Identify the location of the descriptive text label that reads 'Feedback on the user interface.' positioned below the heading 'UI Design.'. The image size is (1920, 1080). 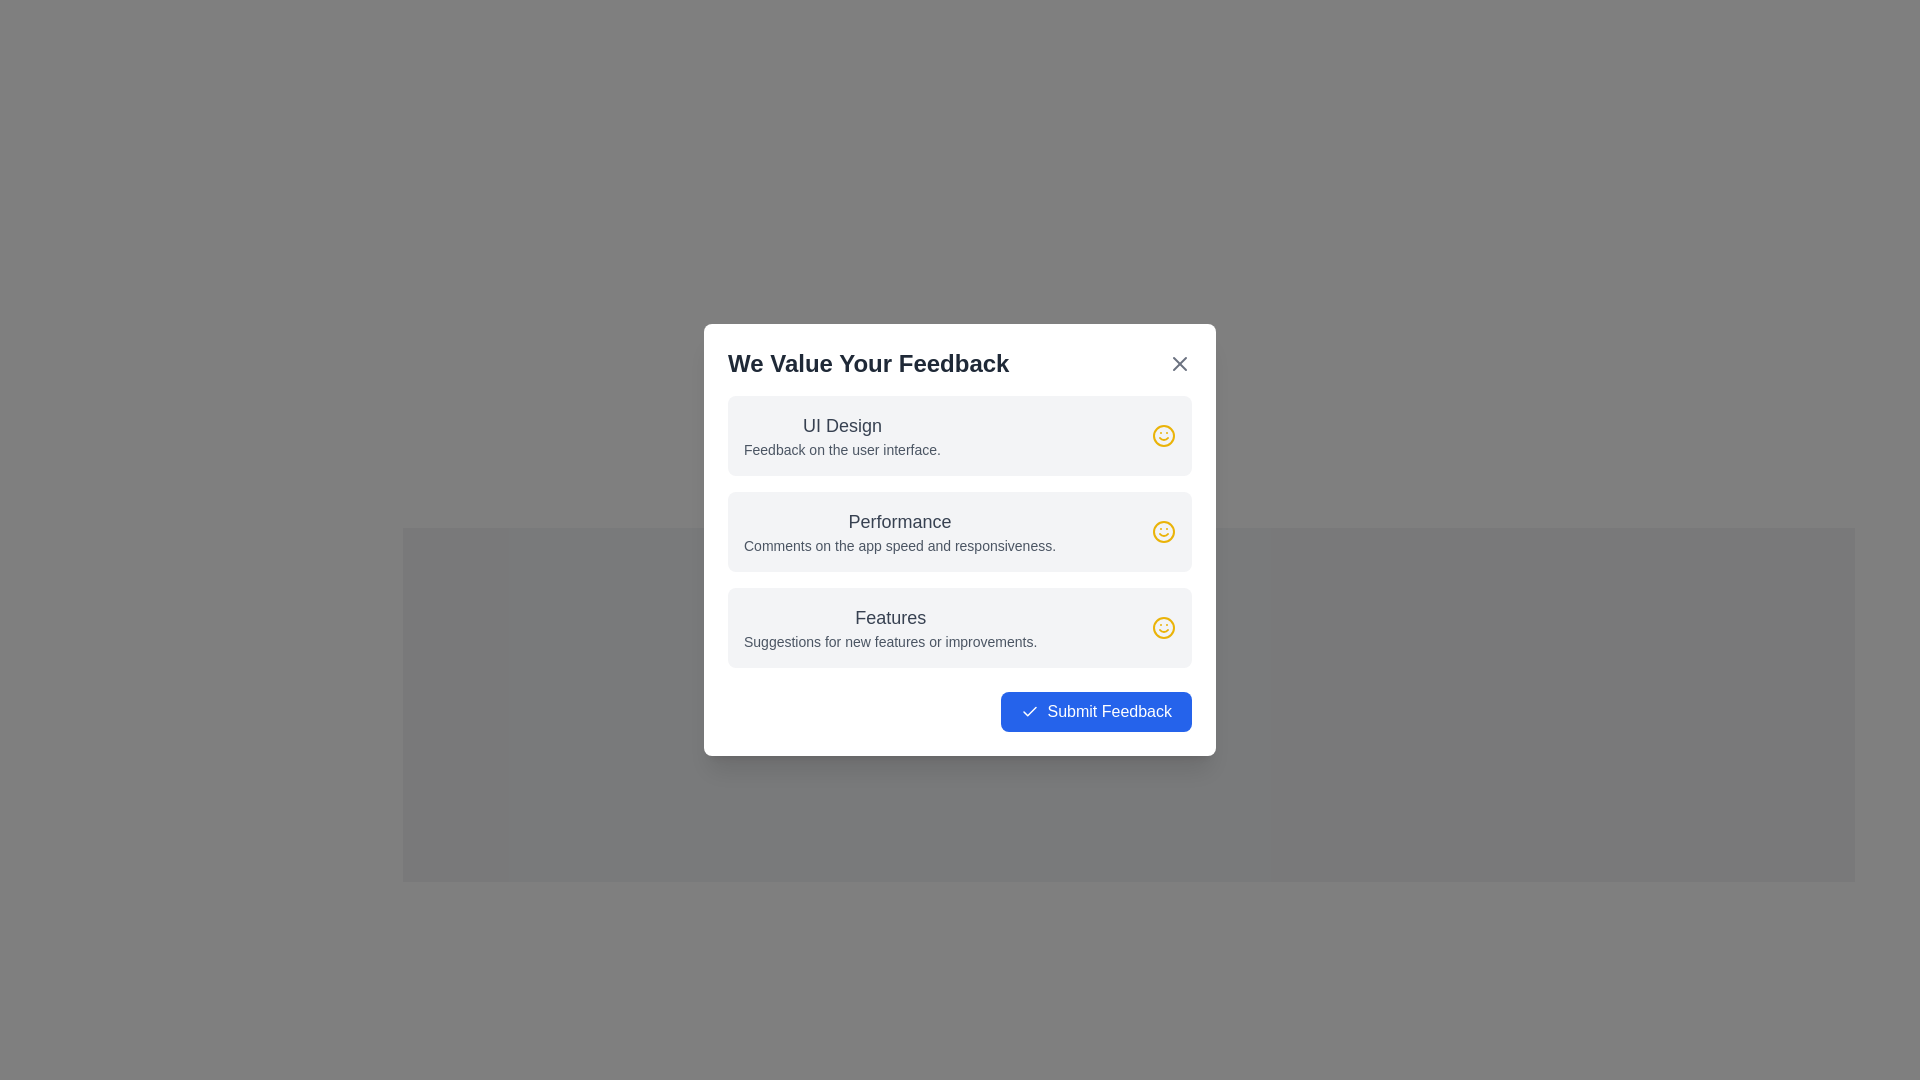
(842, 450).